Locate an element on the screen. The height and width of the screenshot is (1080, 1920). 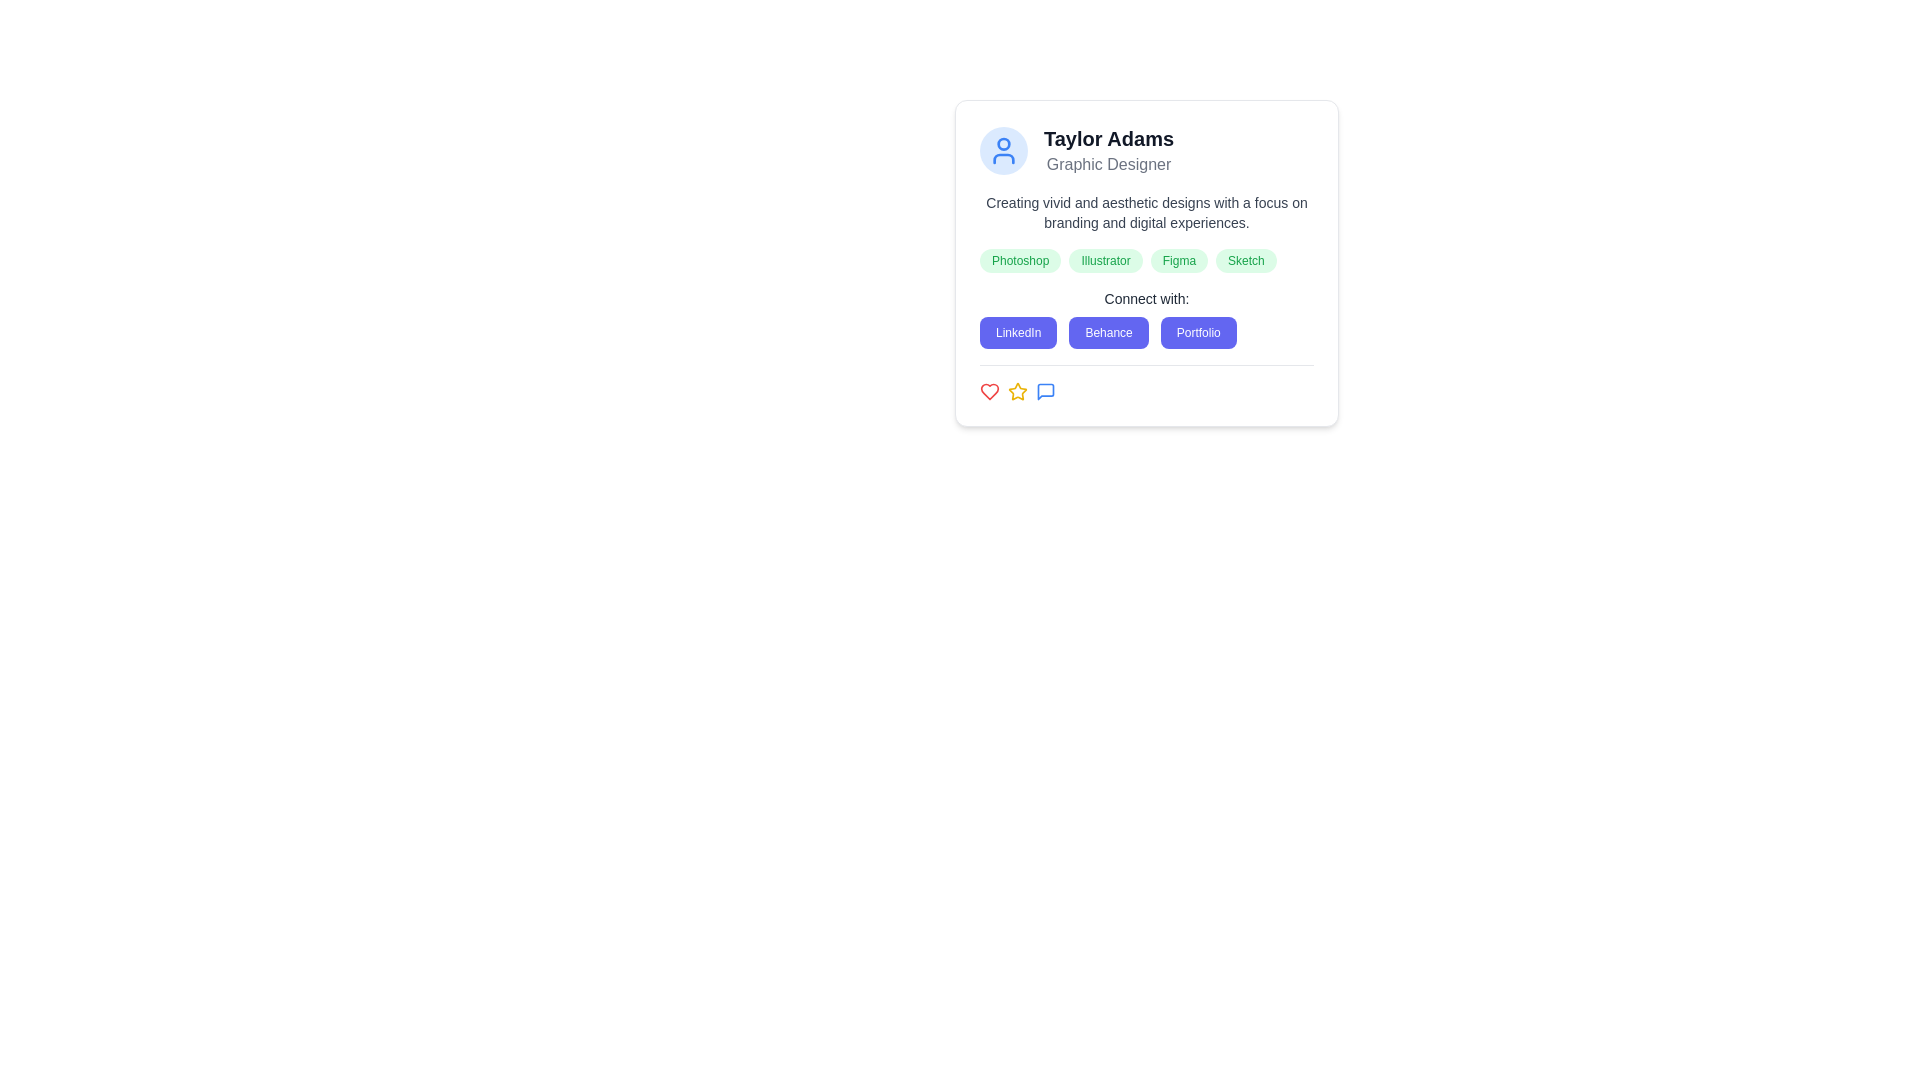
the label with the text 'Sketch', which has a green background and is styled with rounded edges, located to the right of the 'Figma' label is located at coordinates (1245, 260).